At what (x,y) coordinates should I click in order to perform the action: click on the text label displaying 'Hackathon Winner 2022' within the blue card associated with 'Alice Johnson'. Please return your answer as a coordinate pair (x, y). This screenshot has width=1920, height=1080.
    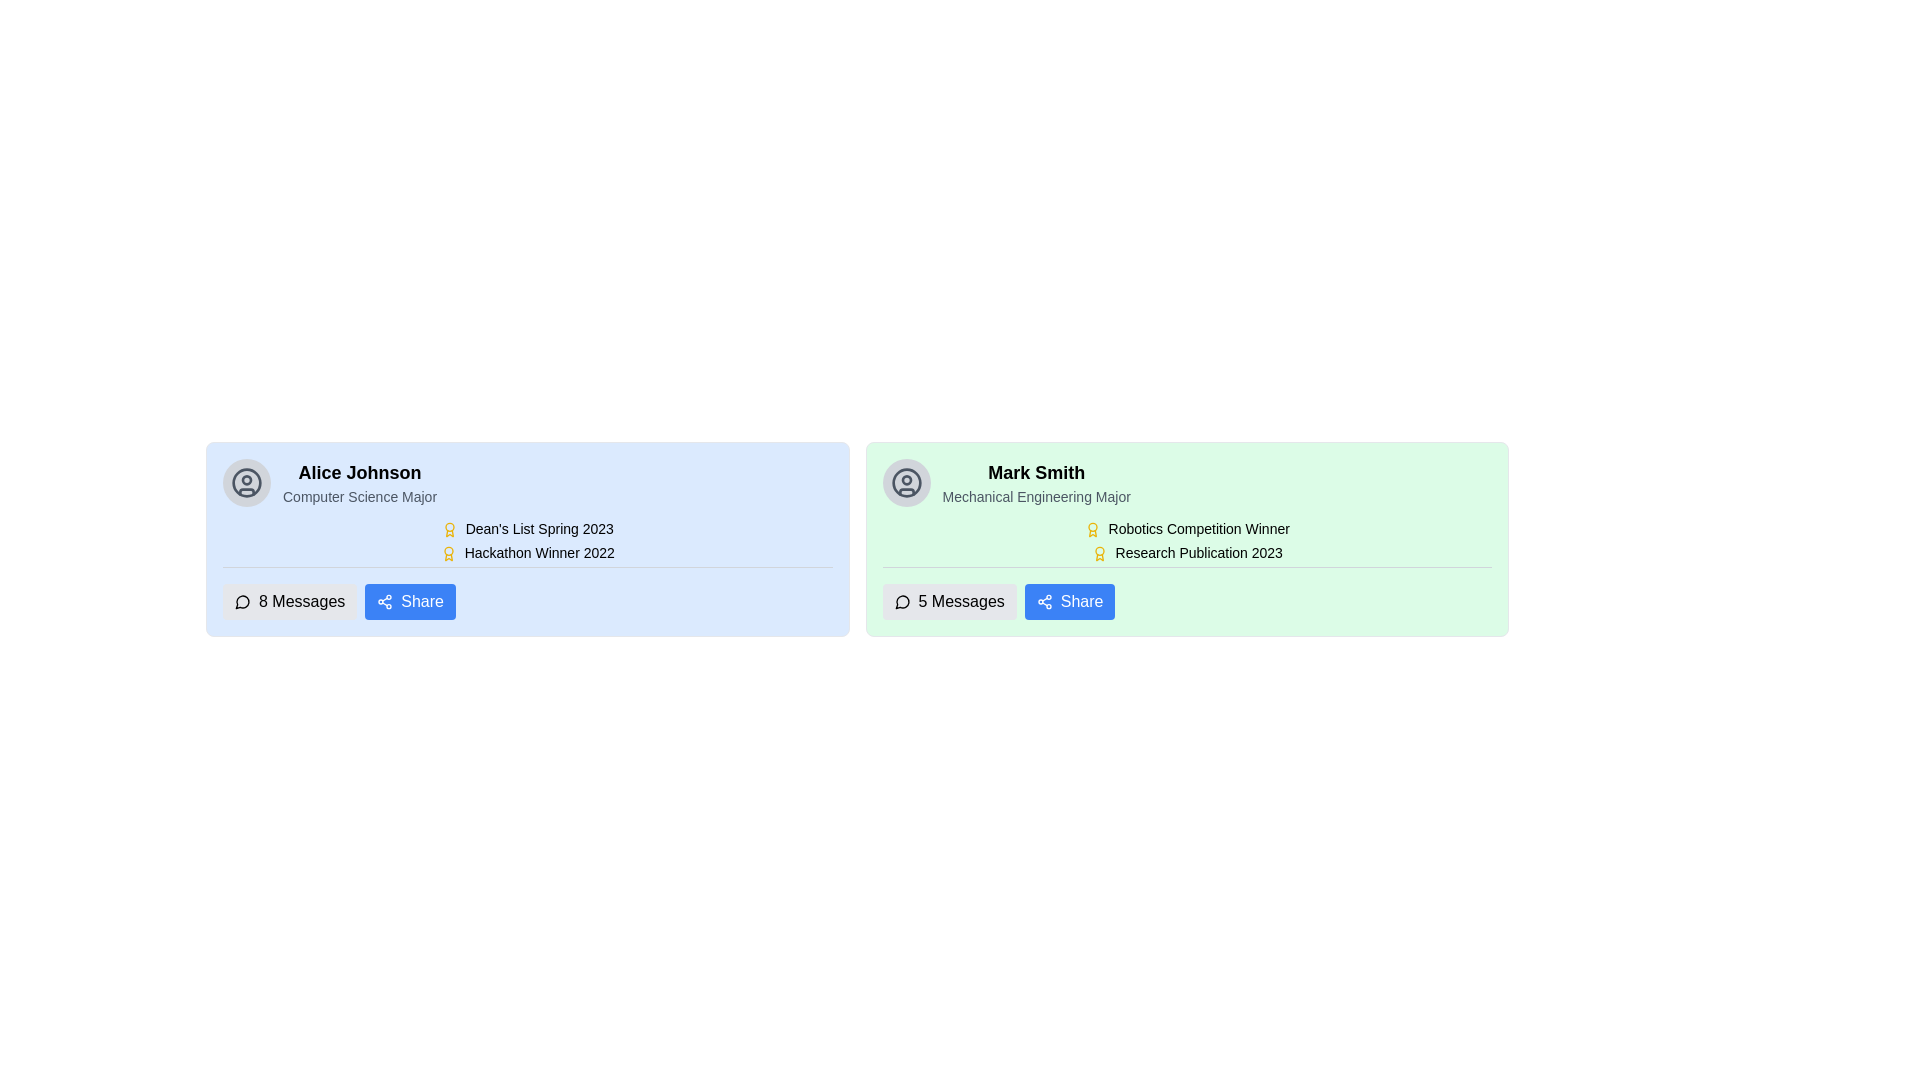
    Looking at the image, I should click on (527, 552).